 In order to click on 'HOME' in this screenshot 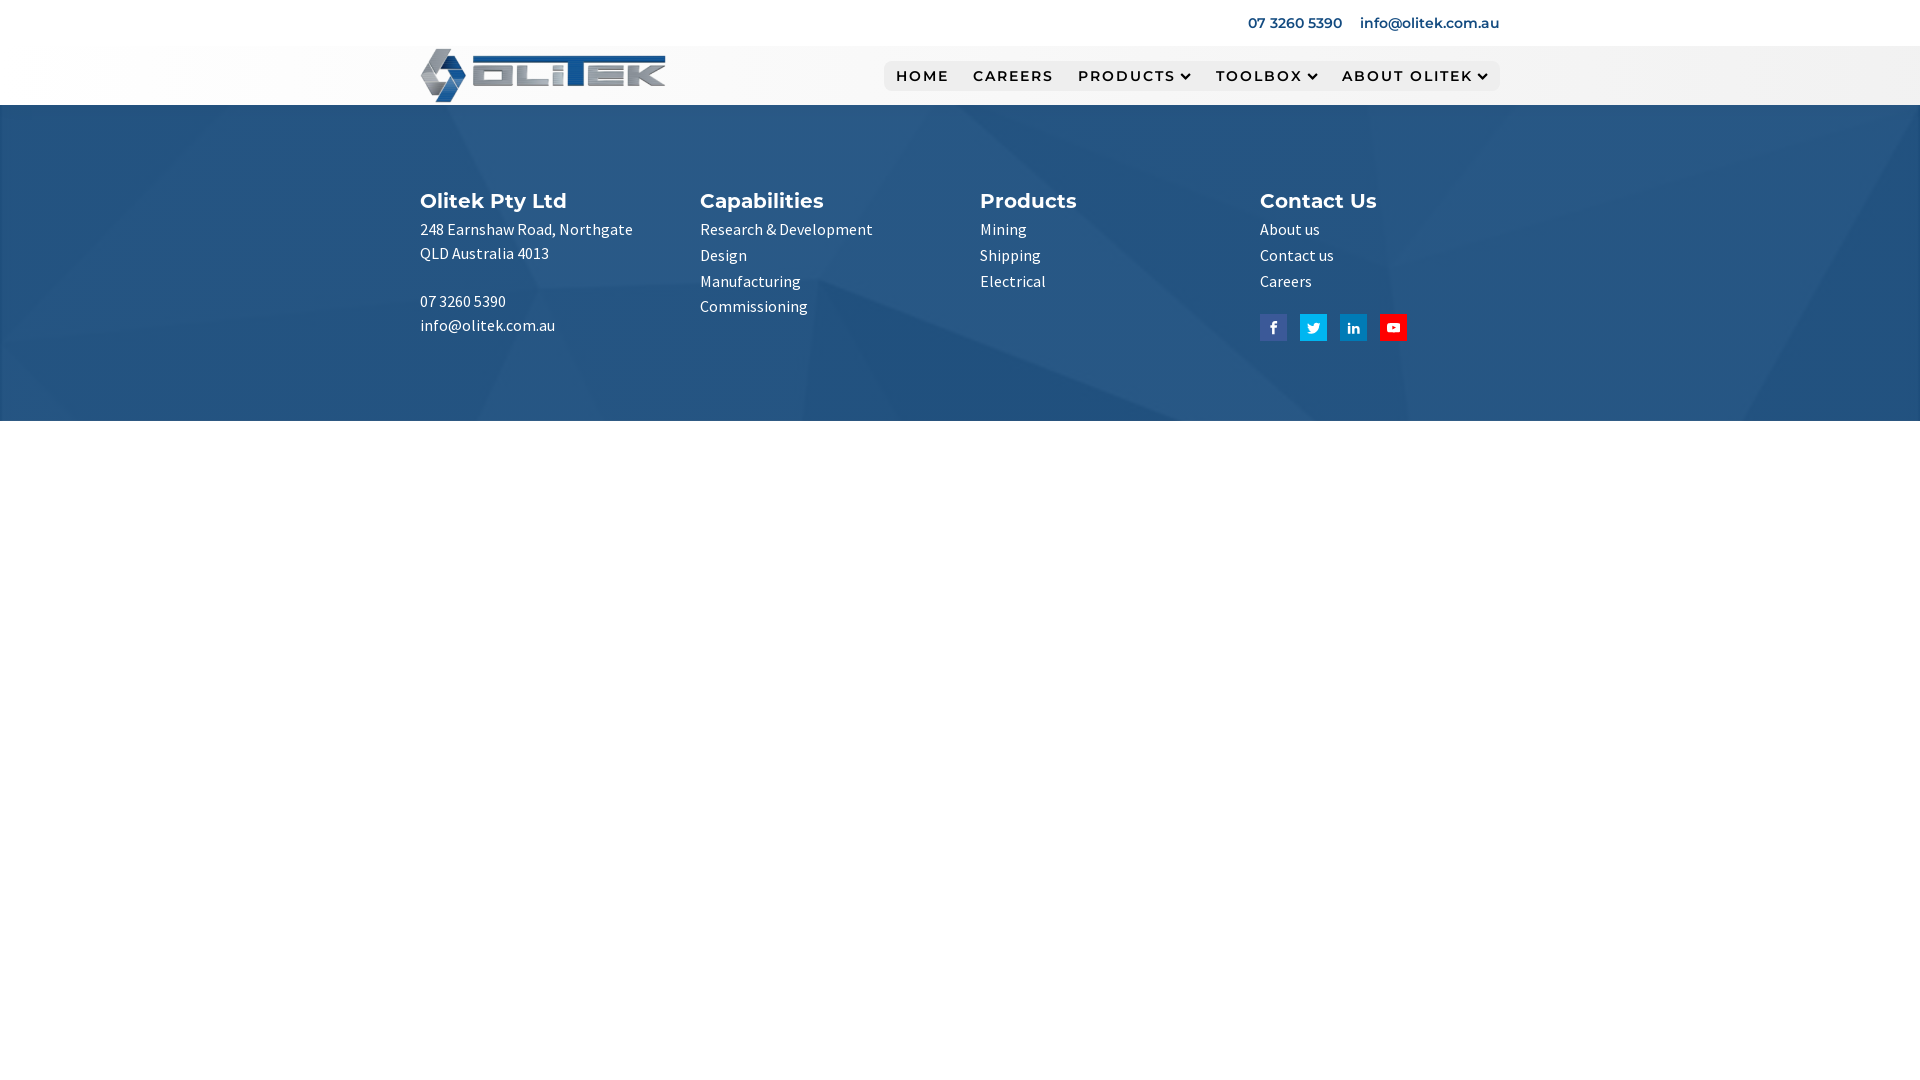, I will do `click(921, 75)`.